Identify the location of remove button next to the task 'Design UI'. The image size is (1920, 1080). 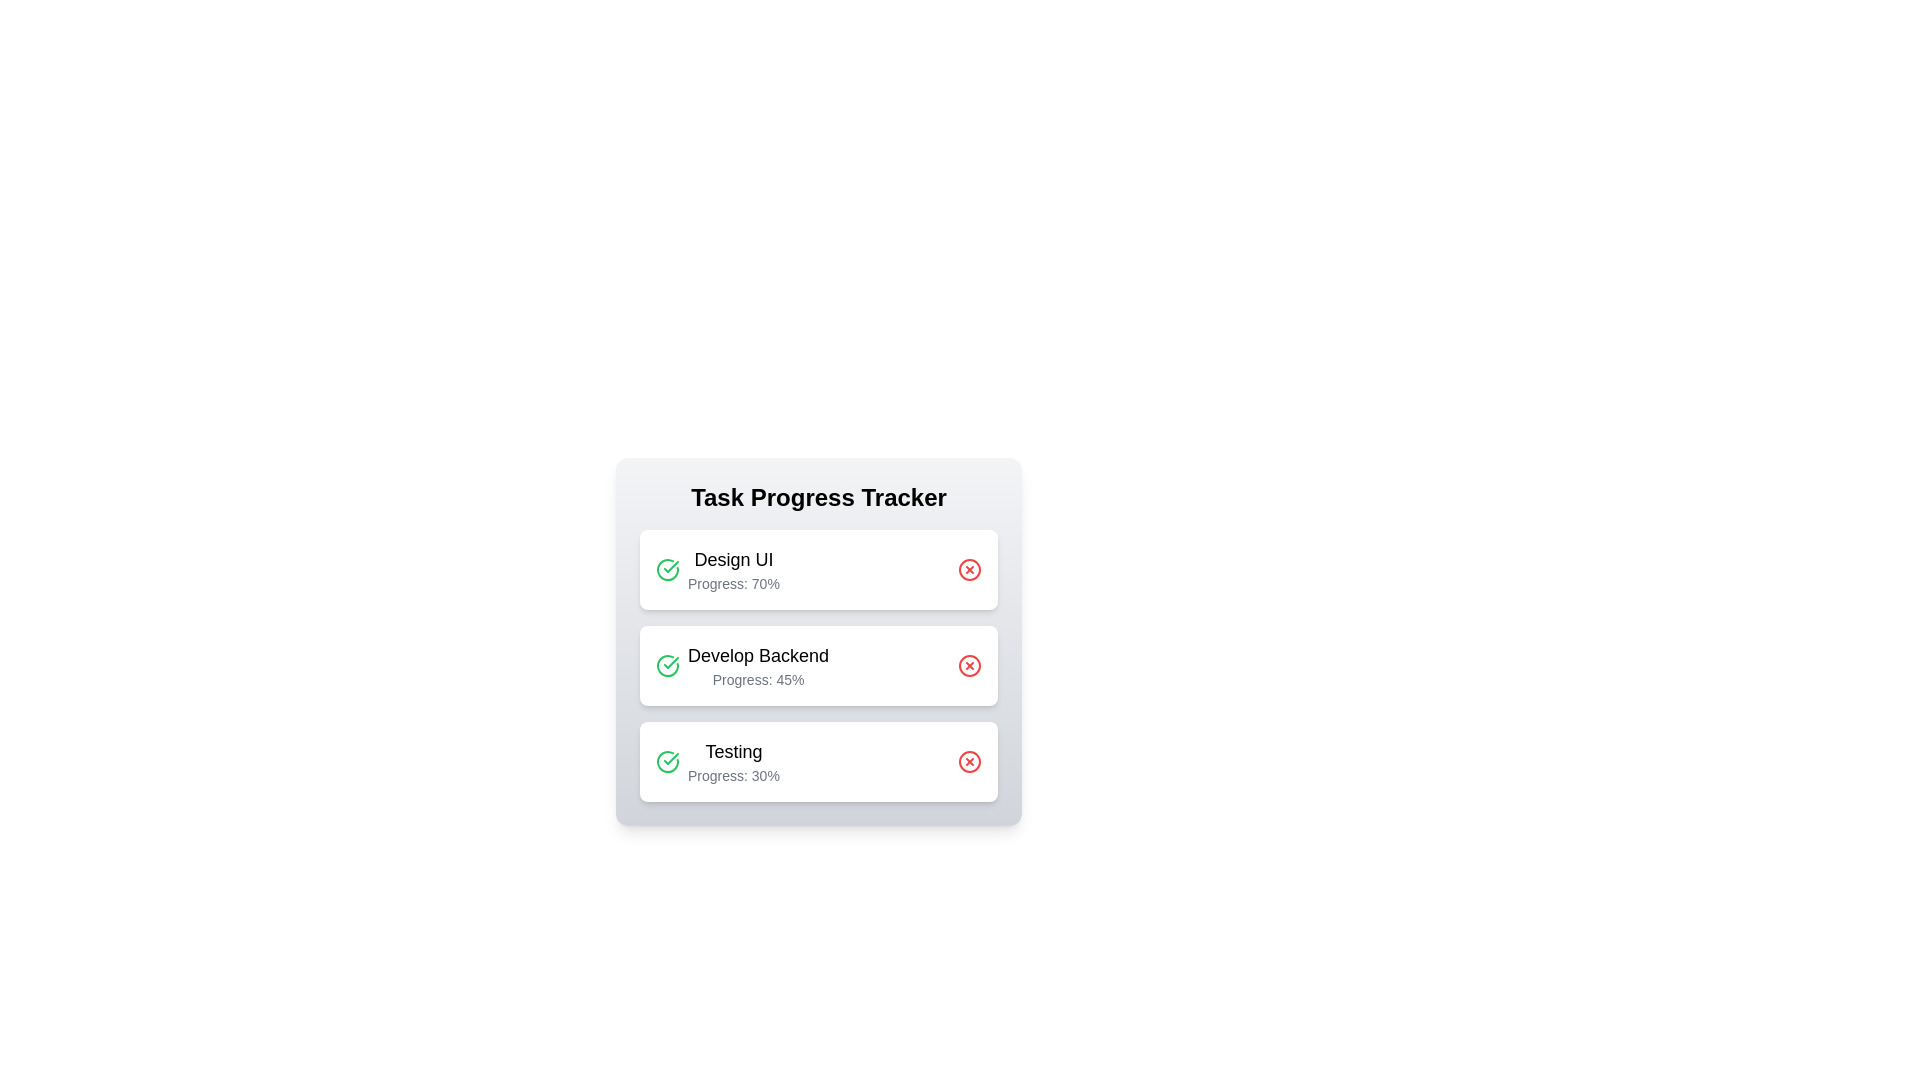
(969, 570).